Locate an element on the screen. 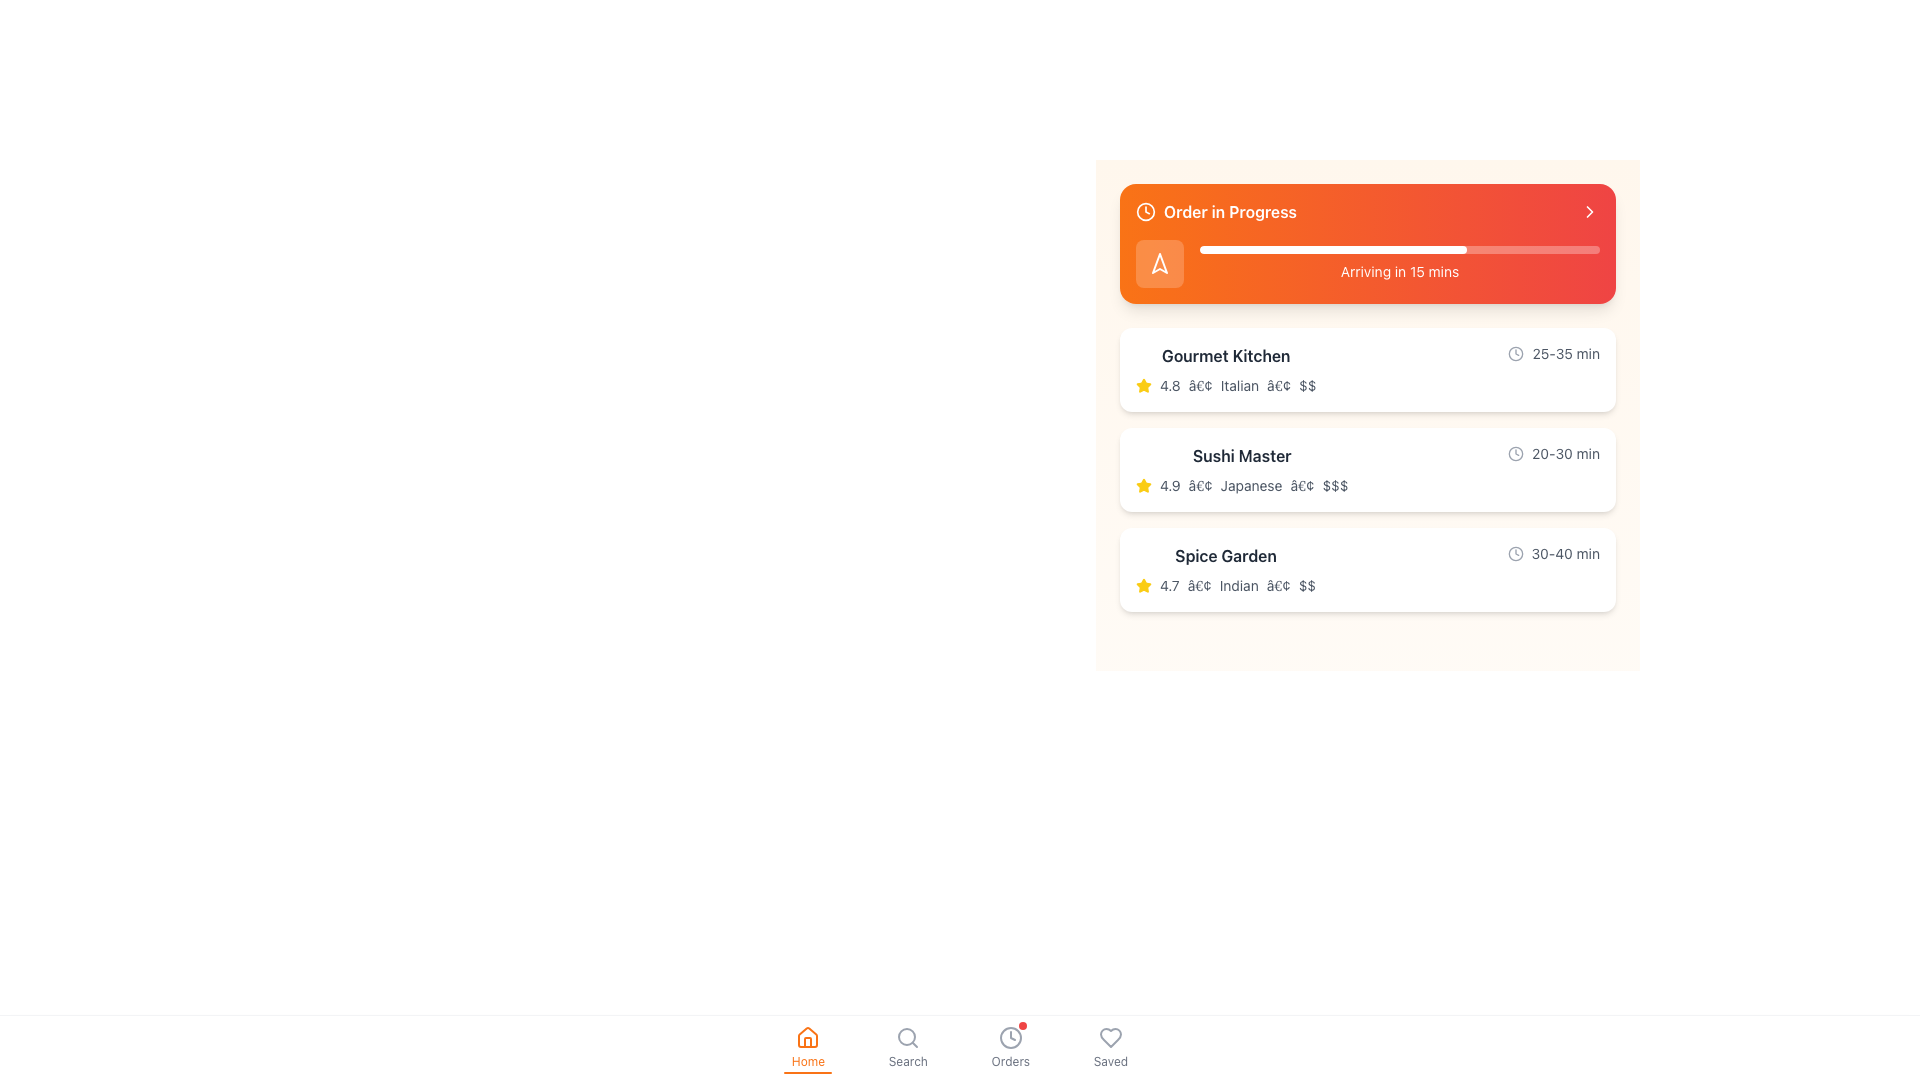  the Label displaying '20-30 min' in gray color, which is positioned to the right of a clock icon in a horizontal layout next to the Sushi Master row is located at coordinates (1565, 454).